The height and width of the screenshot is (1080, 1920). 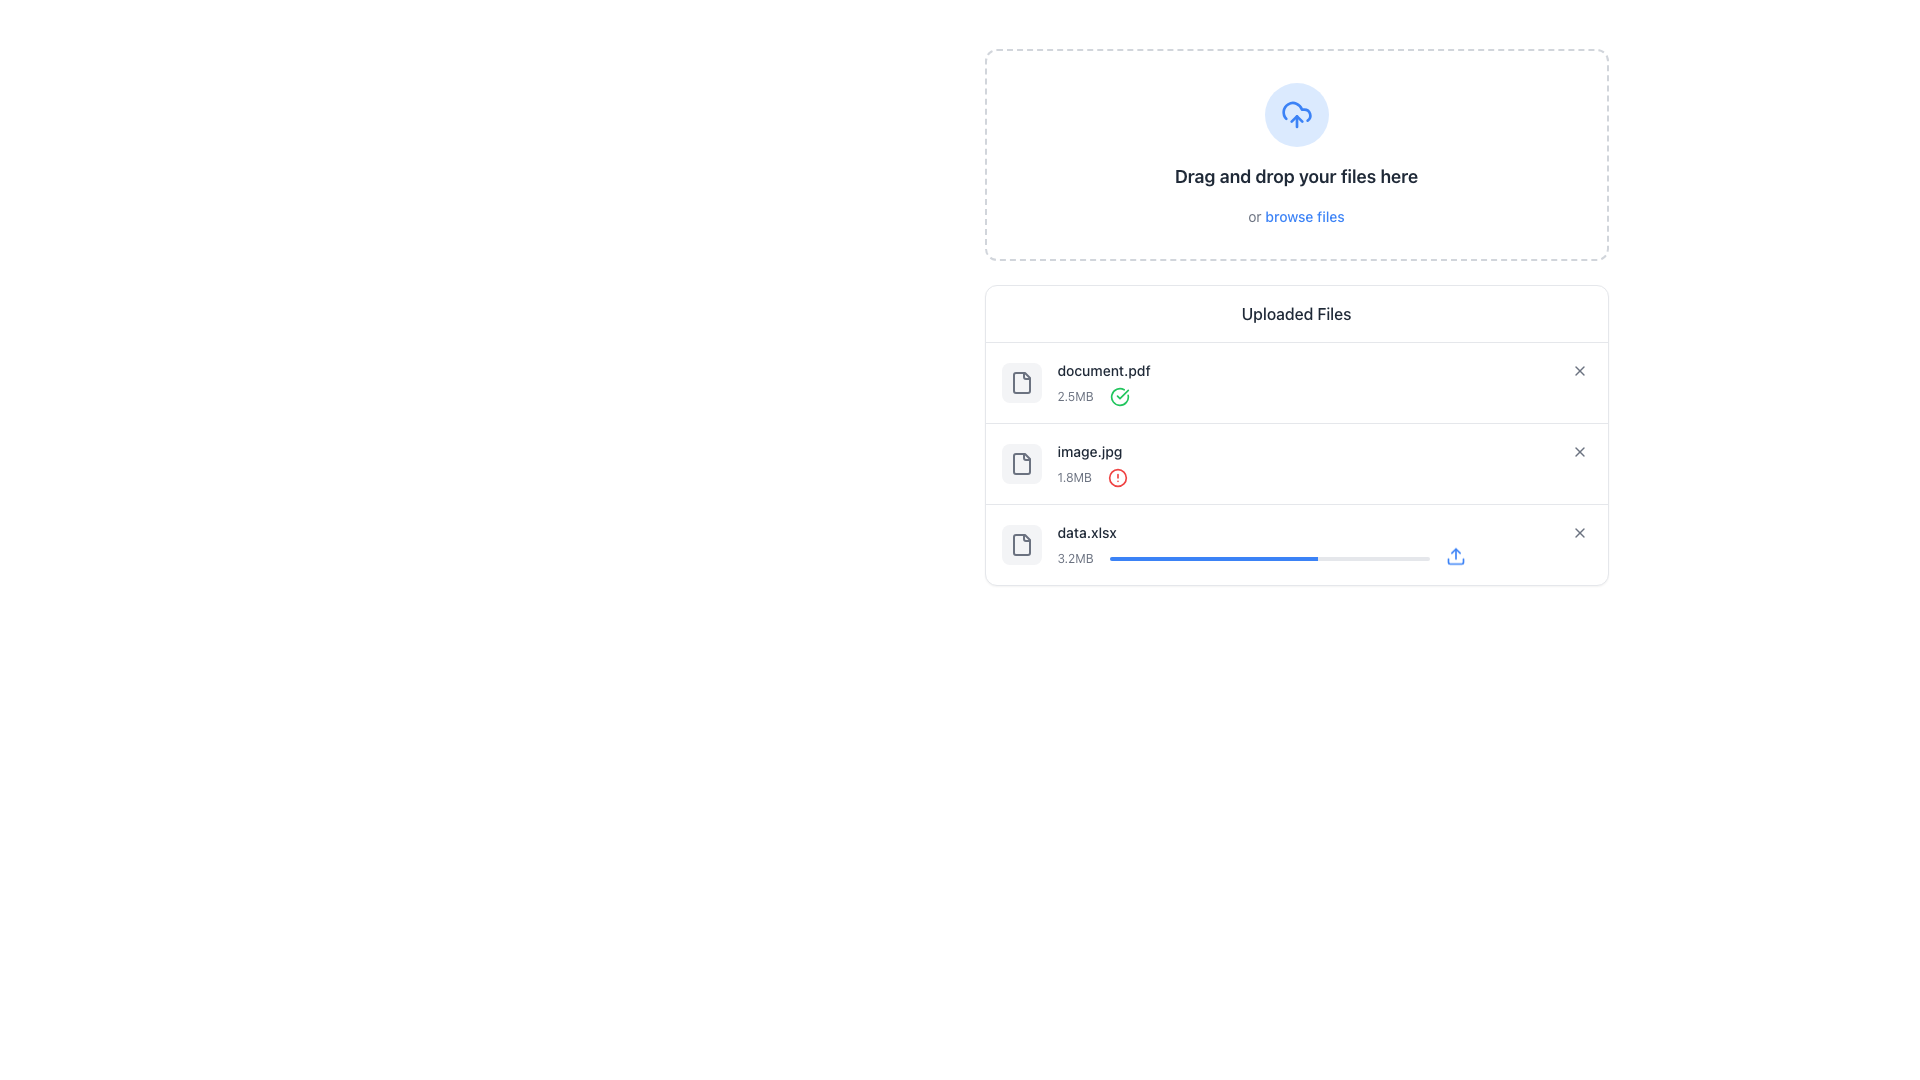 What do you see at coordinates (1298, 559) in the screenshot?
I see `the progress value for 'data.xlsx' upload` at bounding box center [1298, 559].